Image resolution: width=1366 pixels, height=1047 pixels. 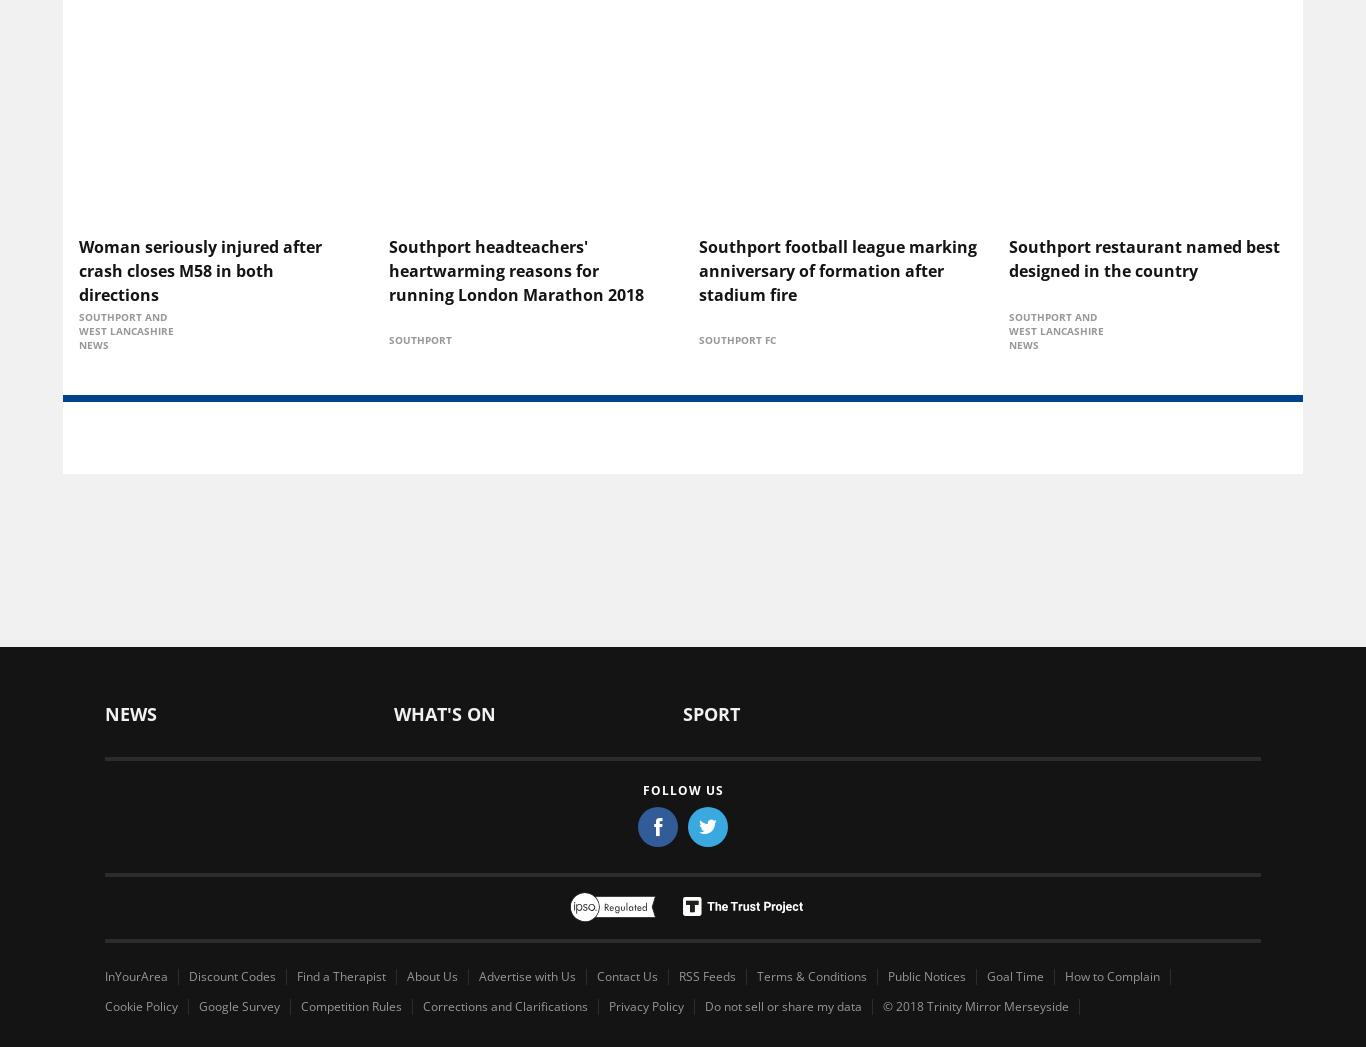 I want to click on 'Google Survey', so click(x=239, y=1005).